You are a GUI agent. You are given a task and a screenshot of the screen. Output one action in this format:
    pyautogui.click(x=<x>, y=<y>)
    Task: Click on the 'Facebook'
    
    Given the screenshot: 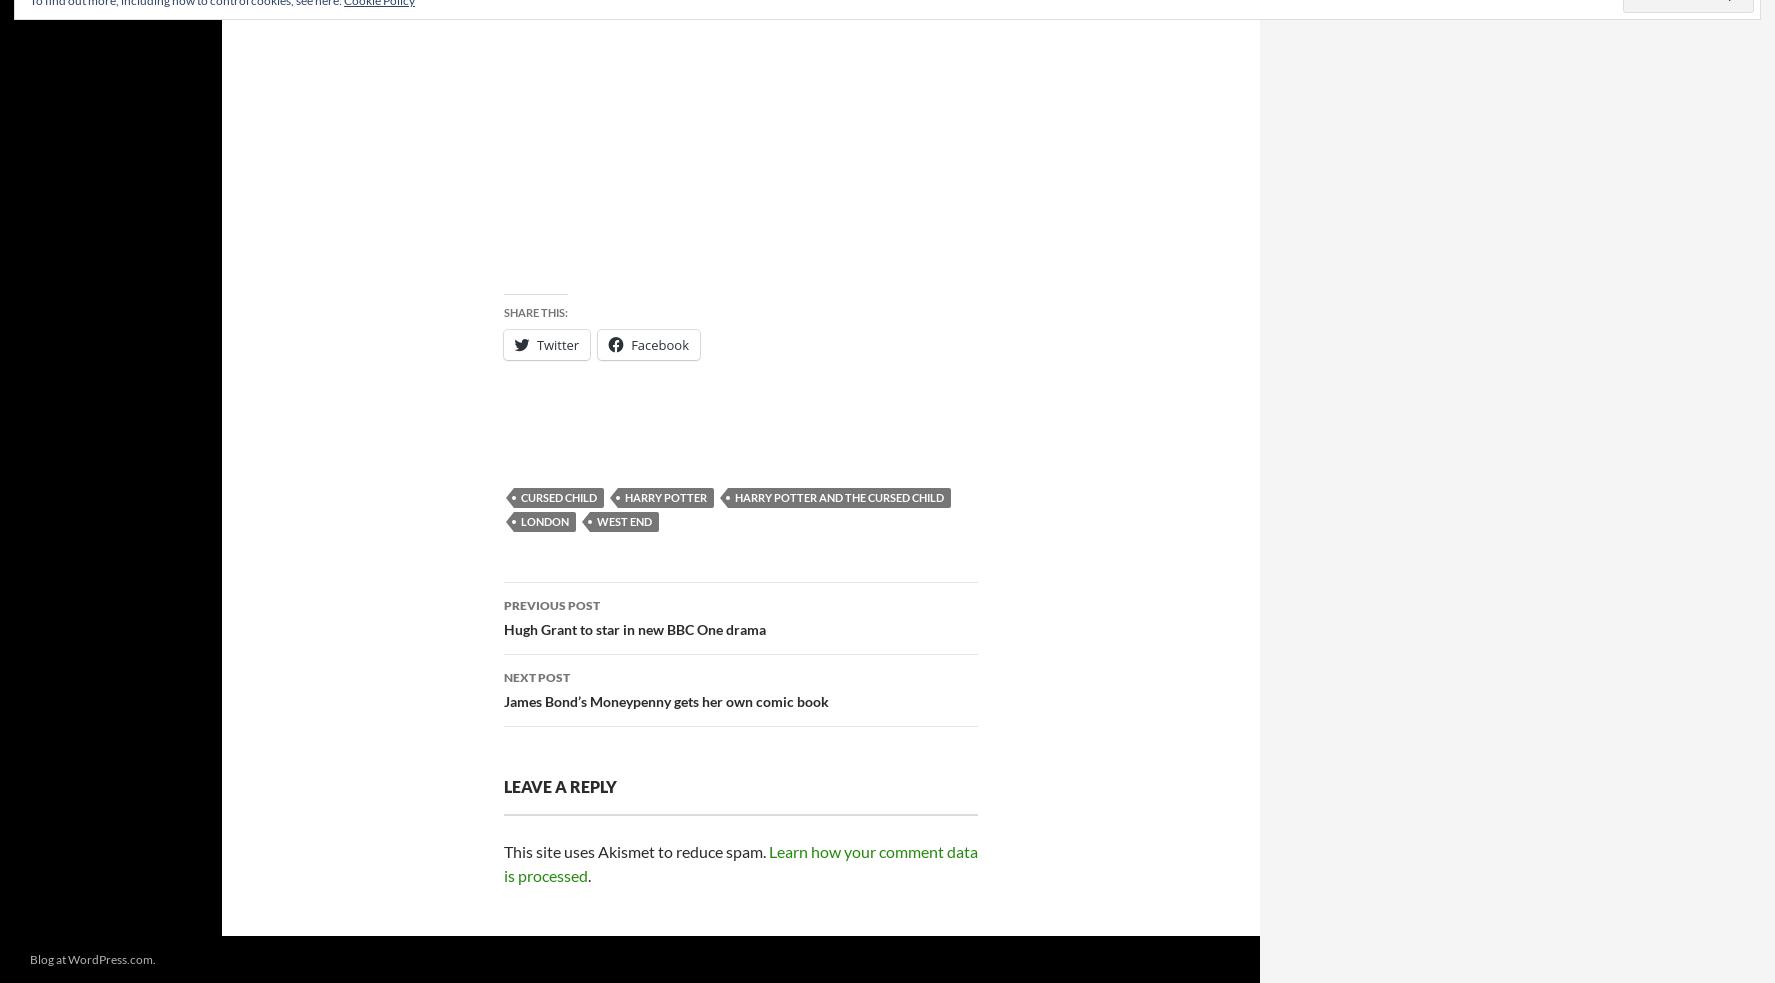 What is the action you would take?
    pyautogui.click(x=631, y=344)
    